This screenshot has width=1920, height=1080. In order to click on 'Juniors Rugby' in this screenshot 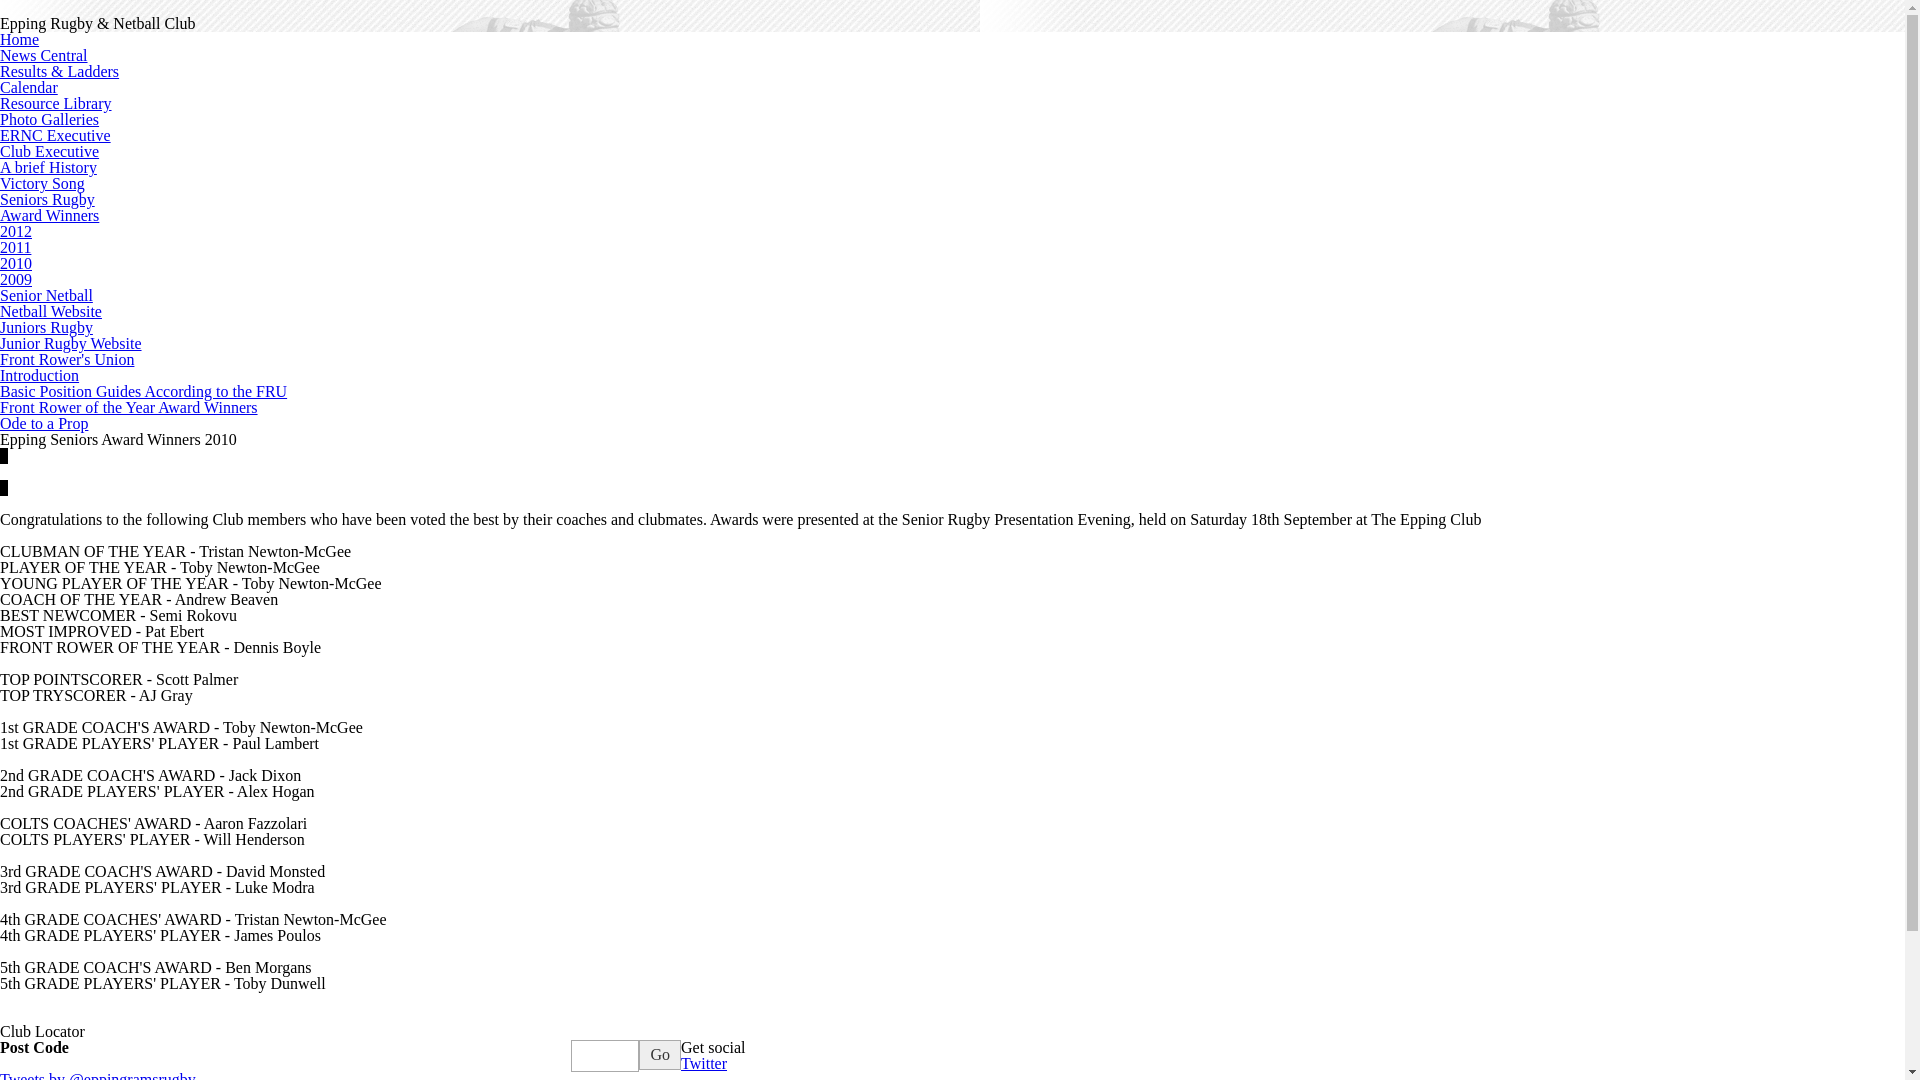, I will do `click(46, 326)`.